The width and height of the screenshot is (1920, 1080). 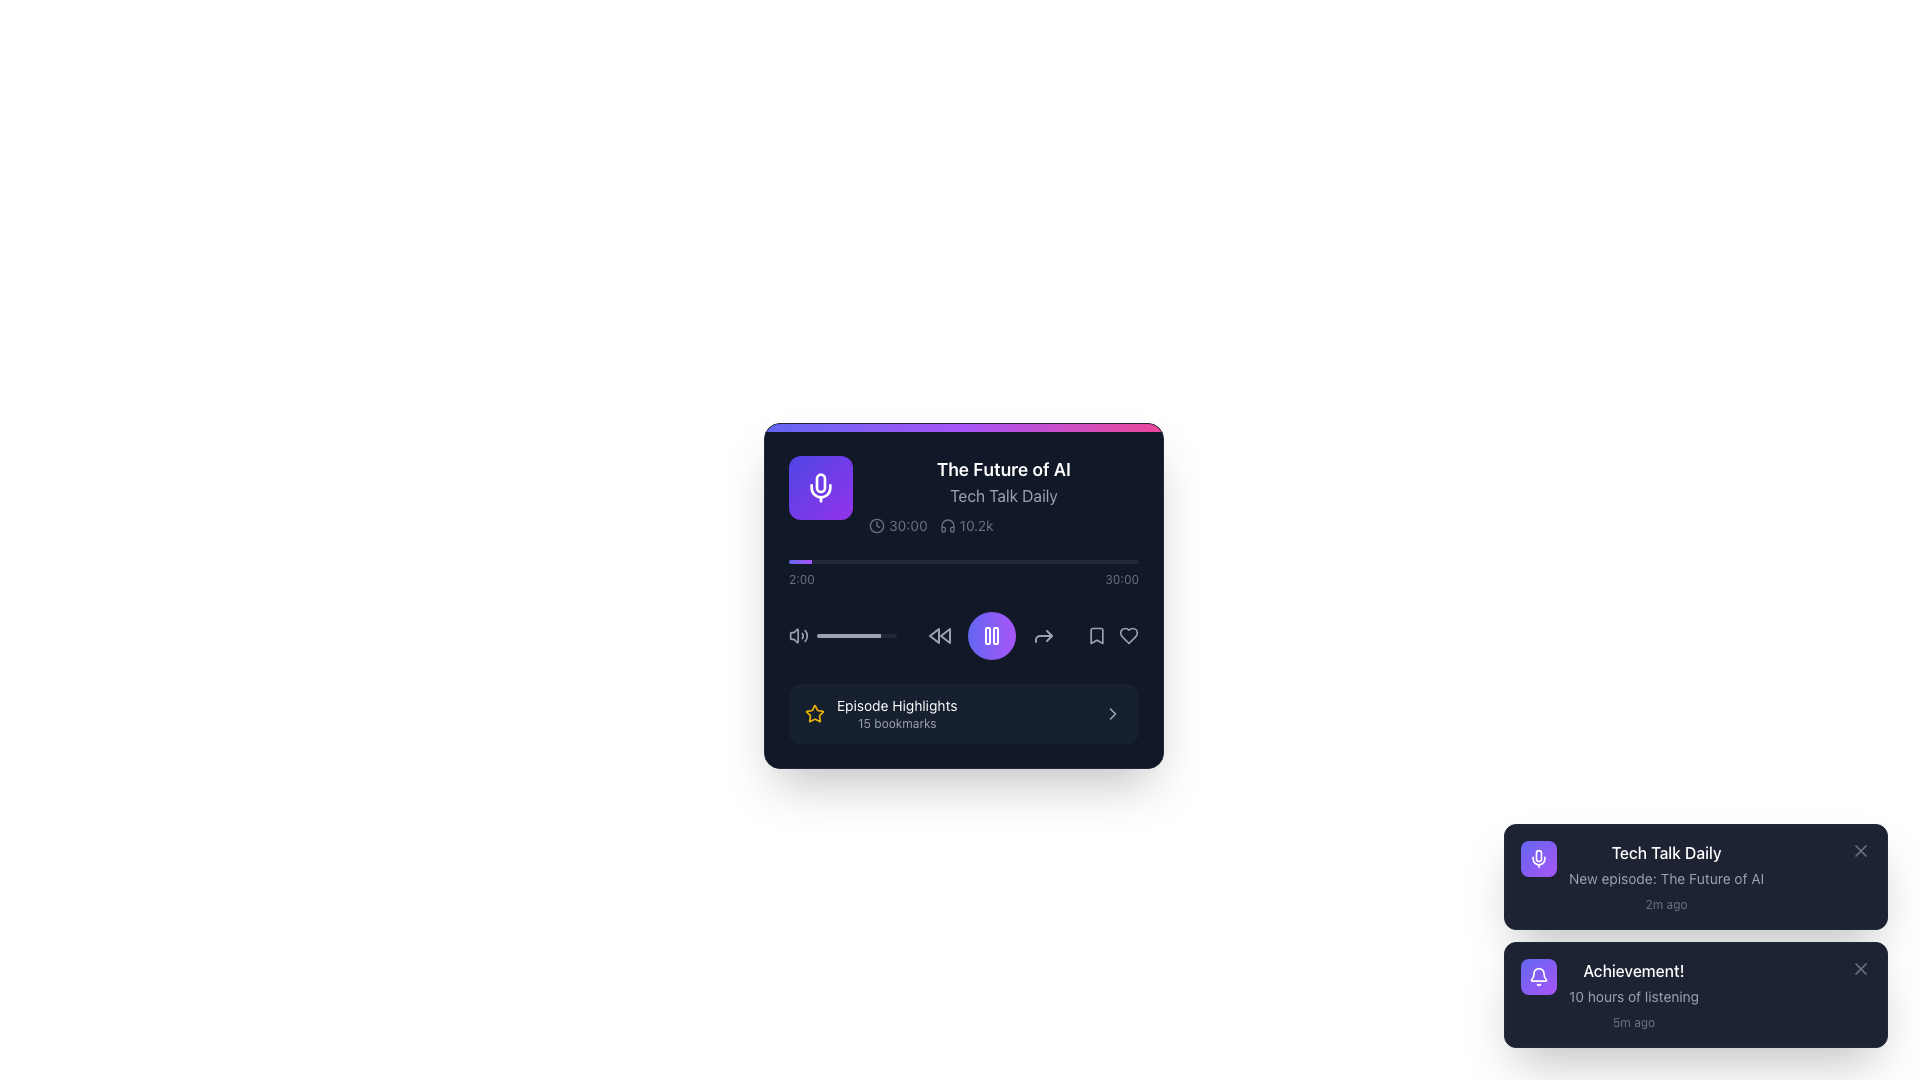 What do you see at coordinates (1128, 636) in the screenshot?
I see `the heart-shaped icon button that changes color from gray to pink when hovered over, located in the lower section of the card interface, to the right of a bookmark icon` at bounding box center [1128, 636].